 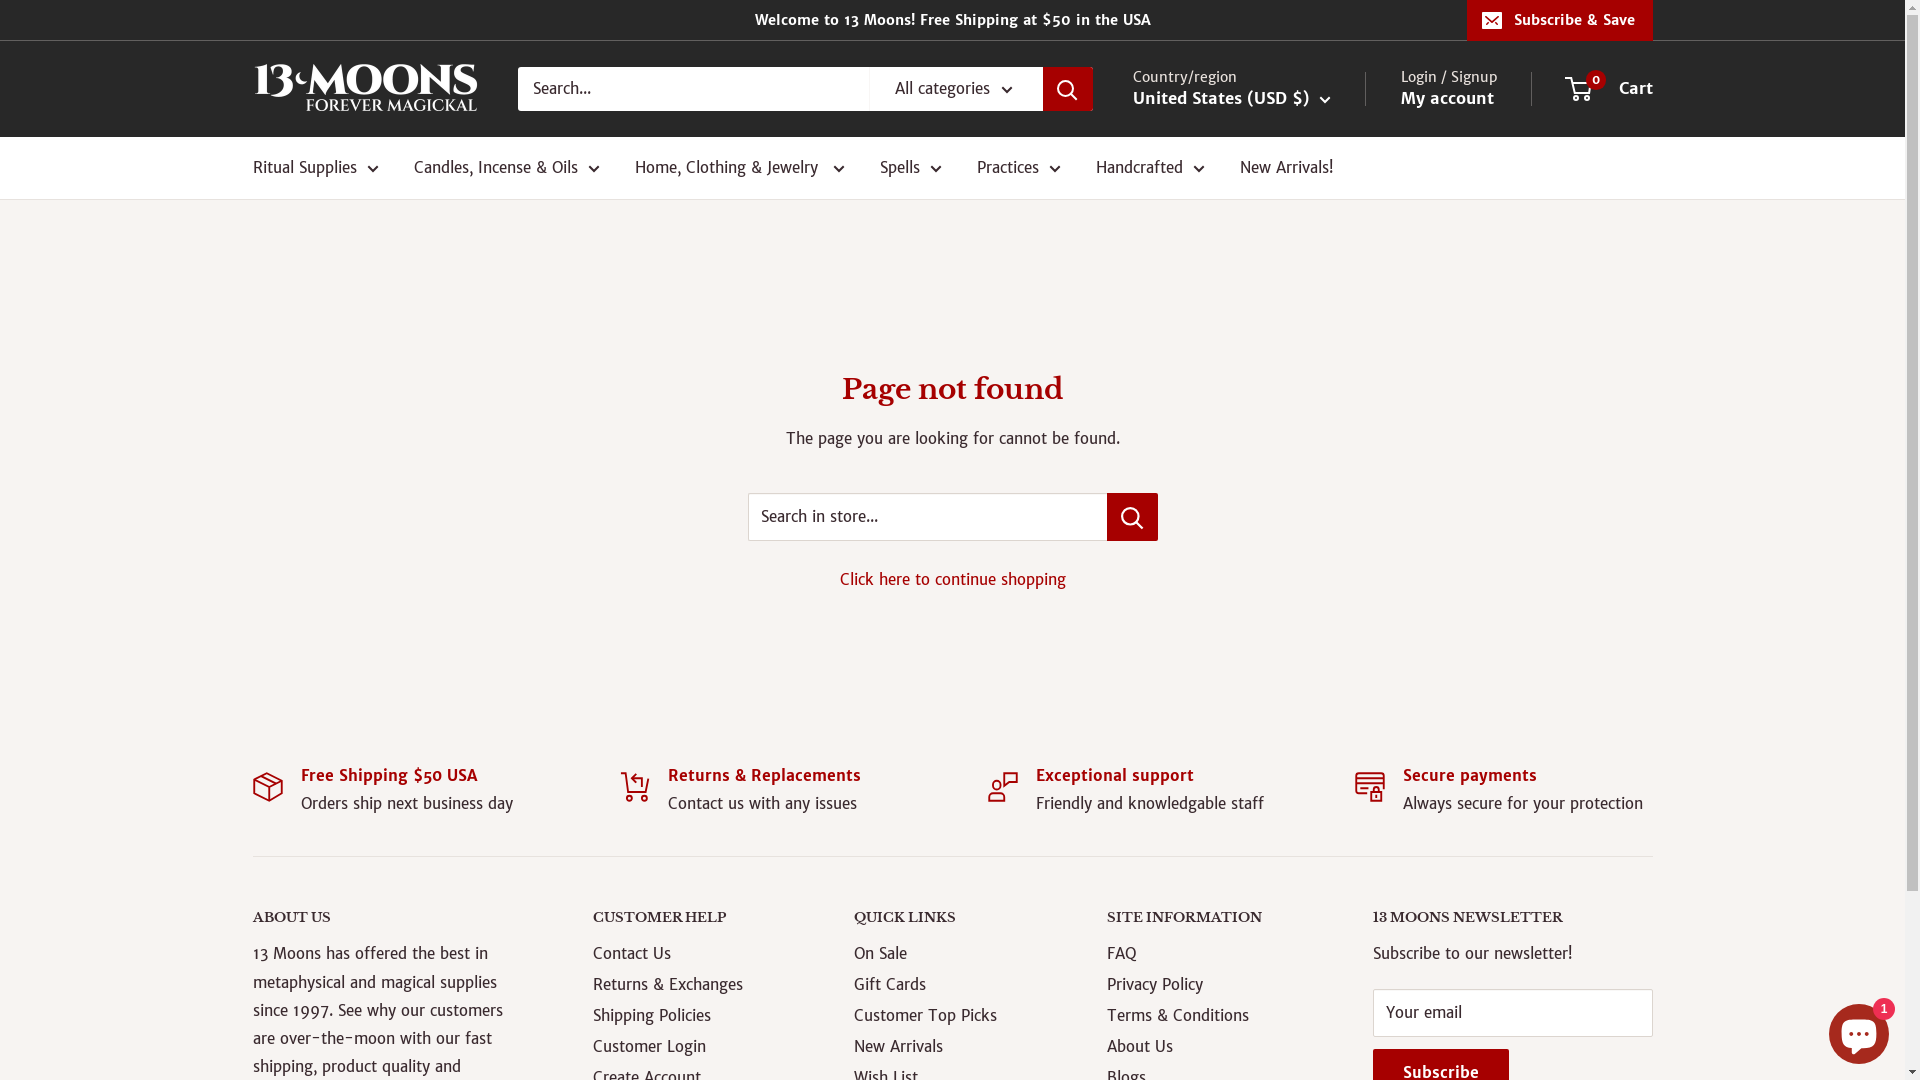 I want to click on 'Contact Us', so click(x=688, y=952).